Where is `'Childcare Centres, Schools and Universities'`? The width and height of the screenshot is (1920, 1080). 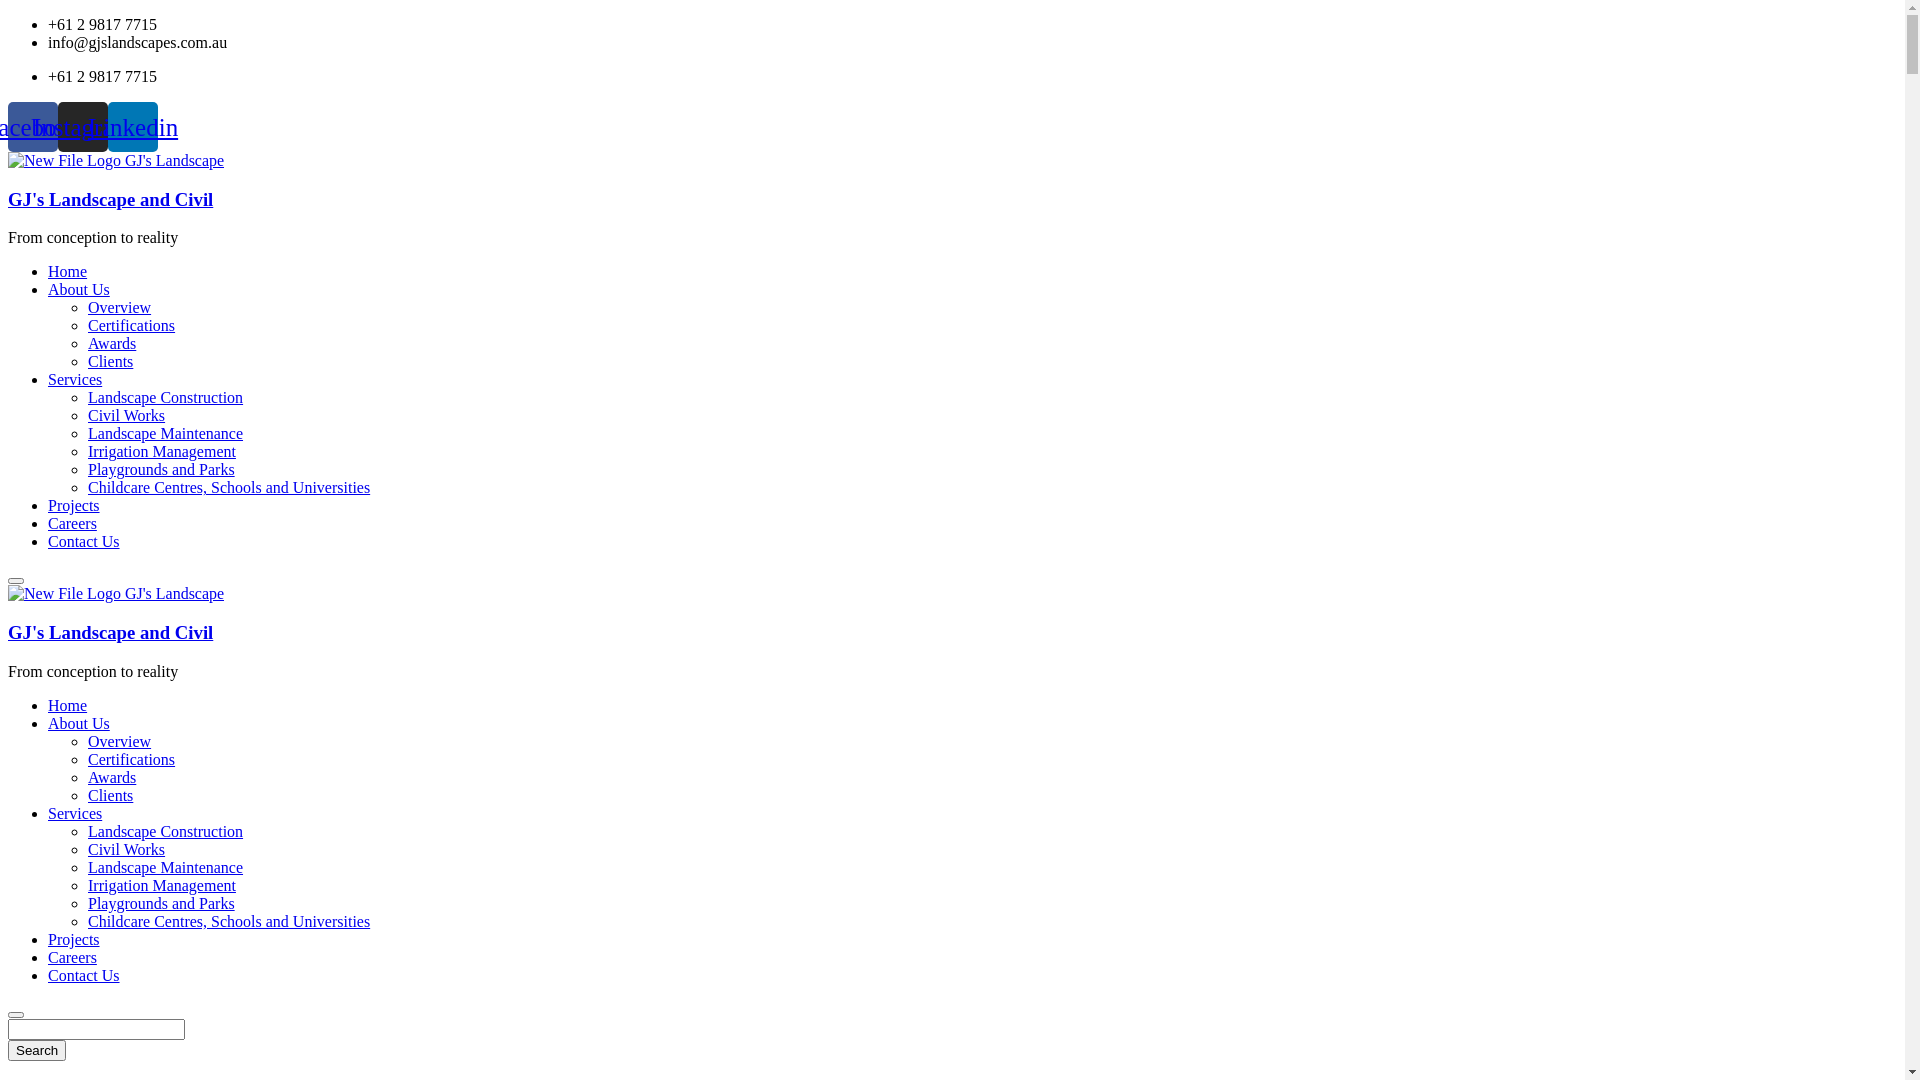
'Childcare Centres, Schools and Universities' is located at coordinates (229, 921).